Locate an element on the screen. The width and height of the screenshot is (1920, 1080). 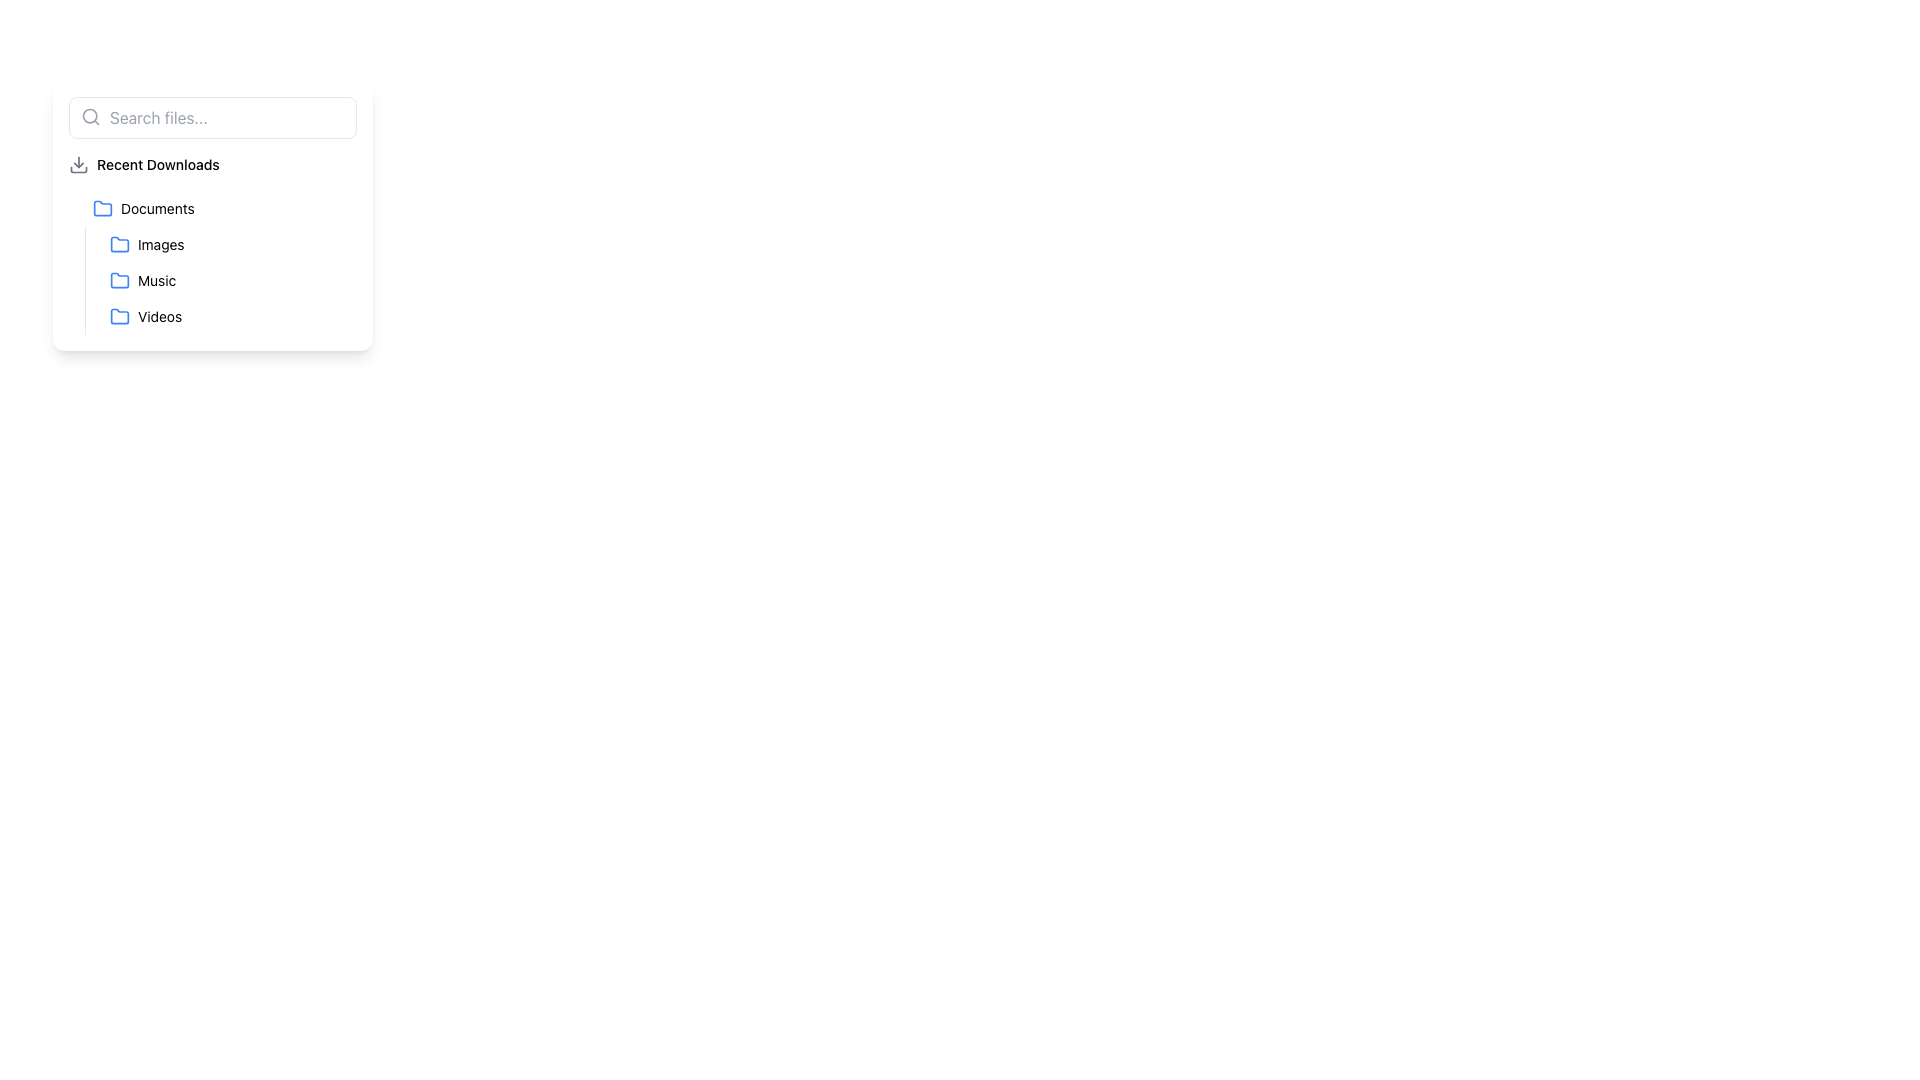
the fourth folder icon representing a folder containing files under the 'Videos' category is located at coordinates (119, 315).